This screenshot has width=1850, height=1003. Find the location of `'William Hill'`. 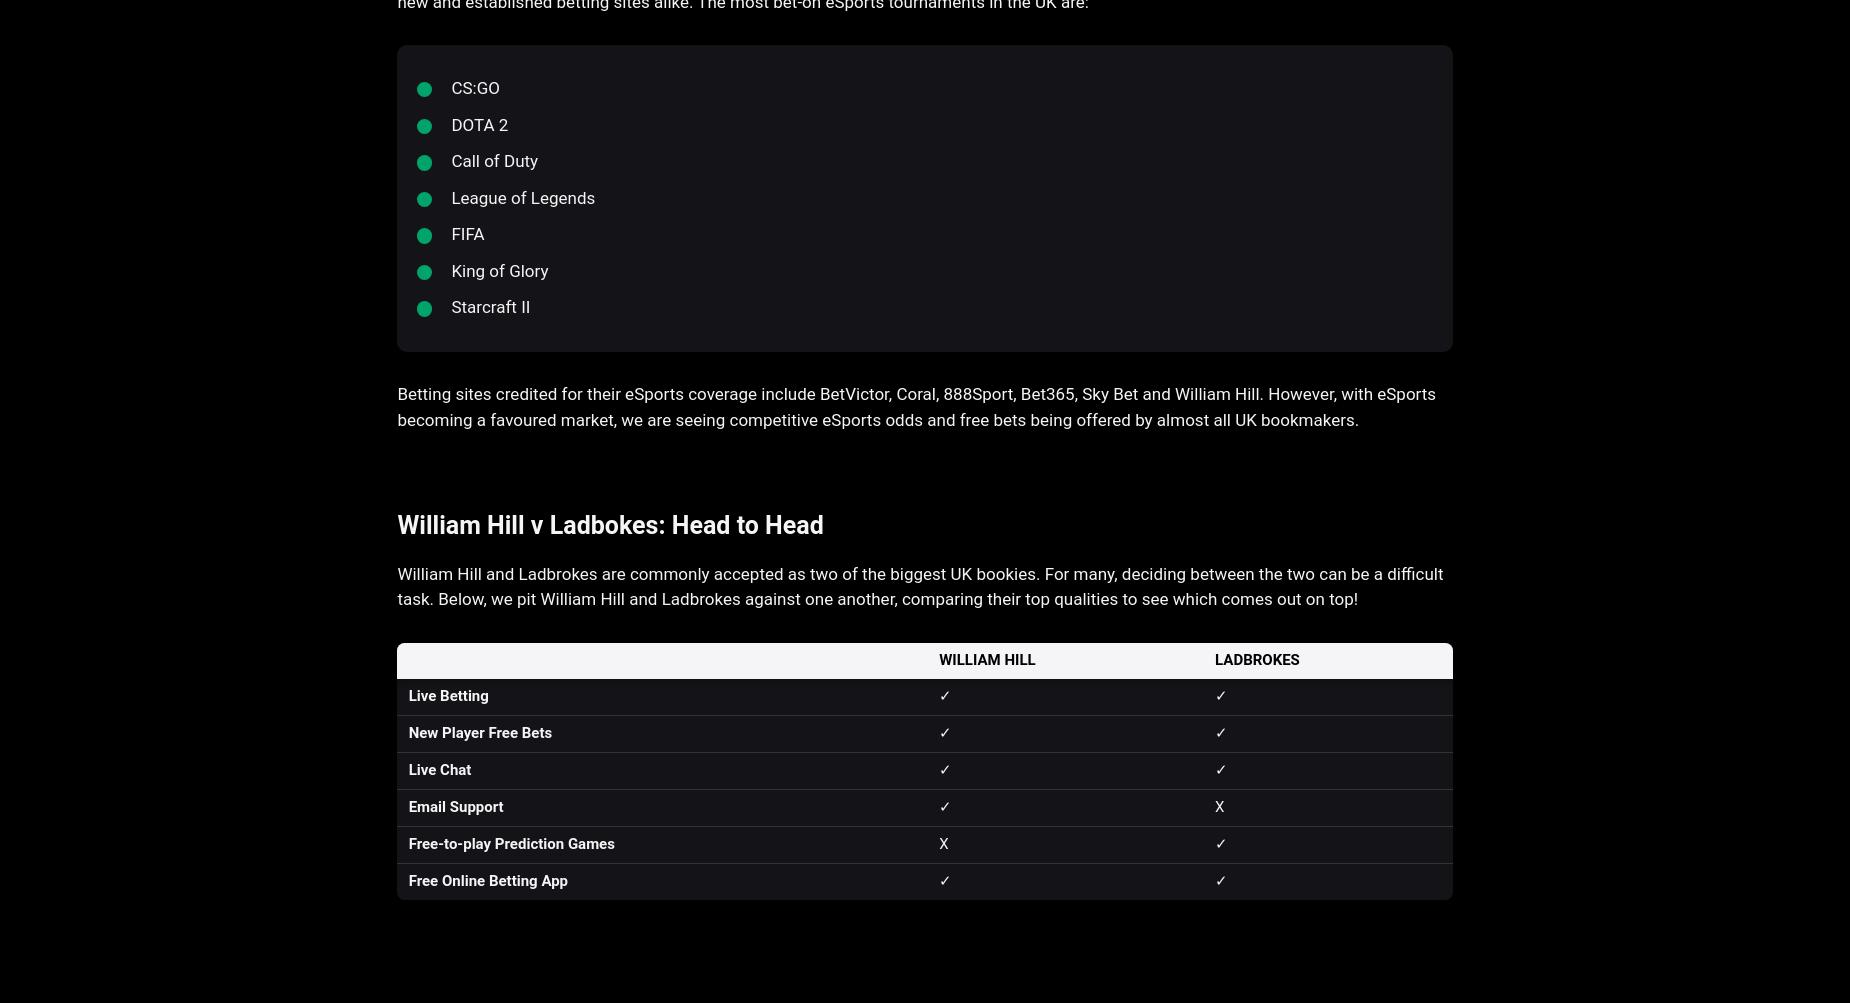

'William Hill' is located at coordinates (985, 659).